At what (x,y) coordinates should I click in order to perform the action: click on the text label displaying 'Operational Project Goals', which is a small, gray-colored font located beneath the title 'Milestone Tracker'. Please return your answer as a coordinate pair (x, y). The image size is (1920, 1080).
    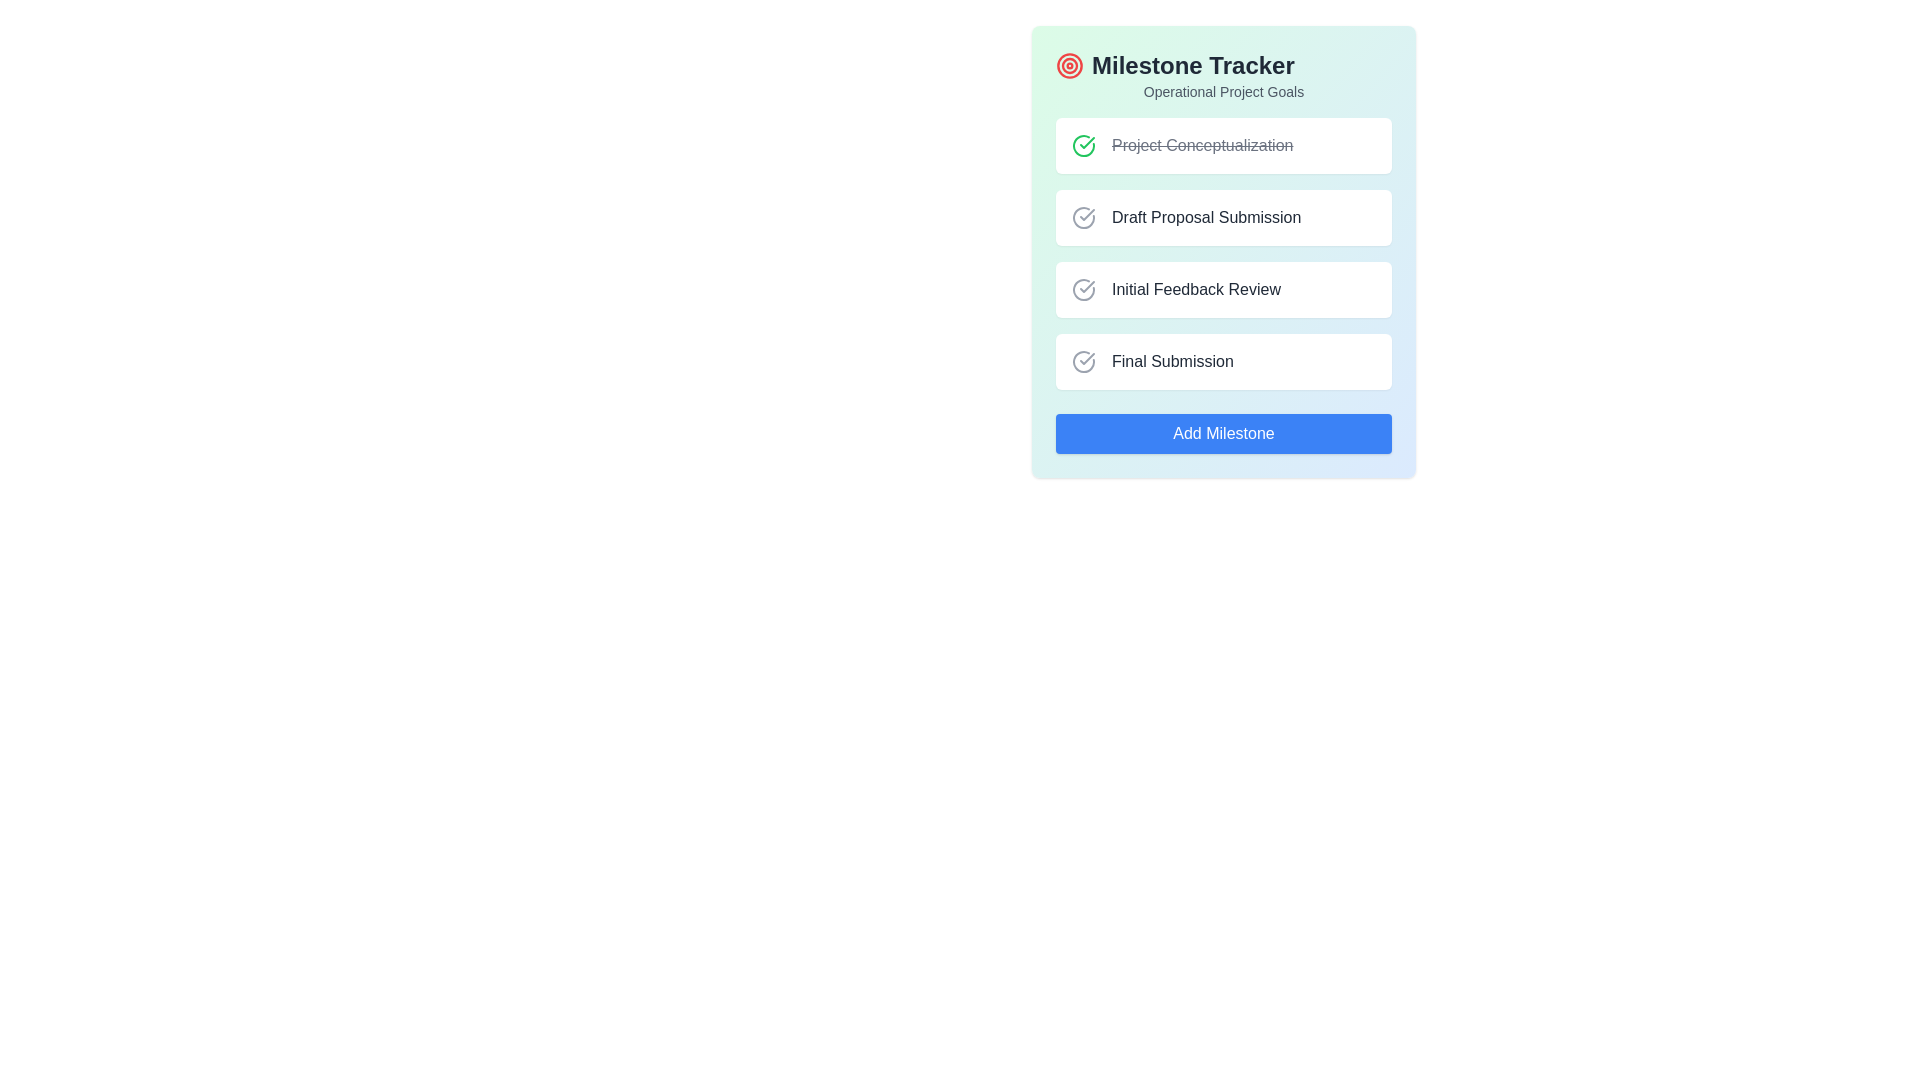
    Looking at the image, I should click on (1223, 92).